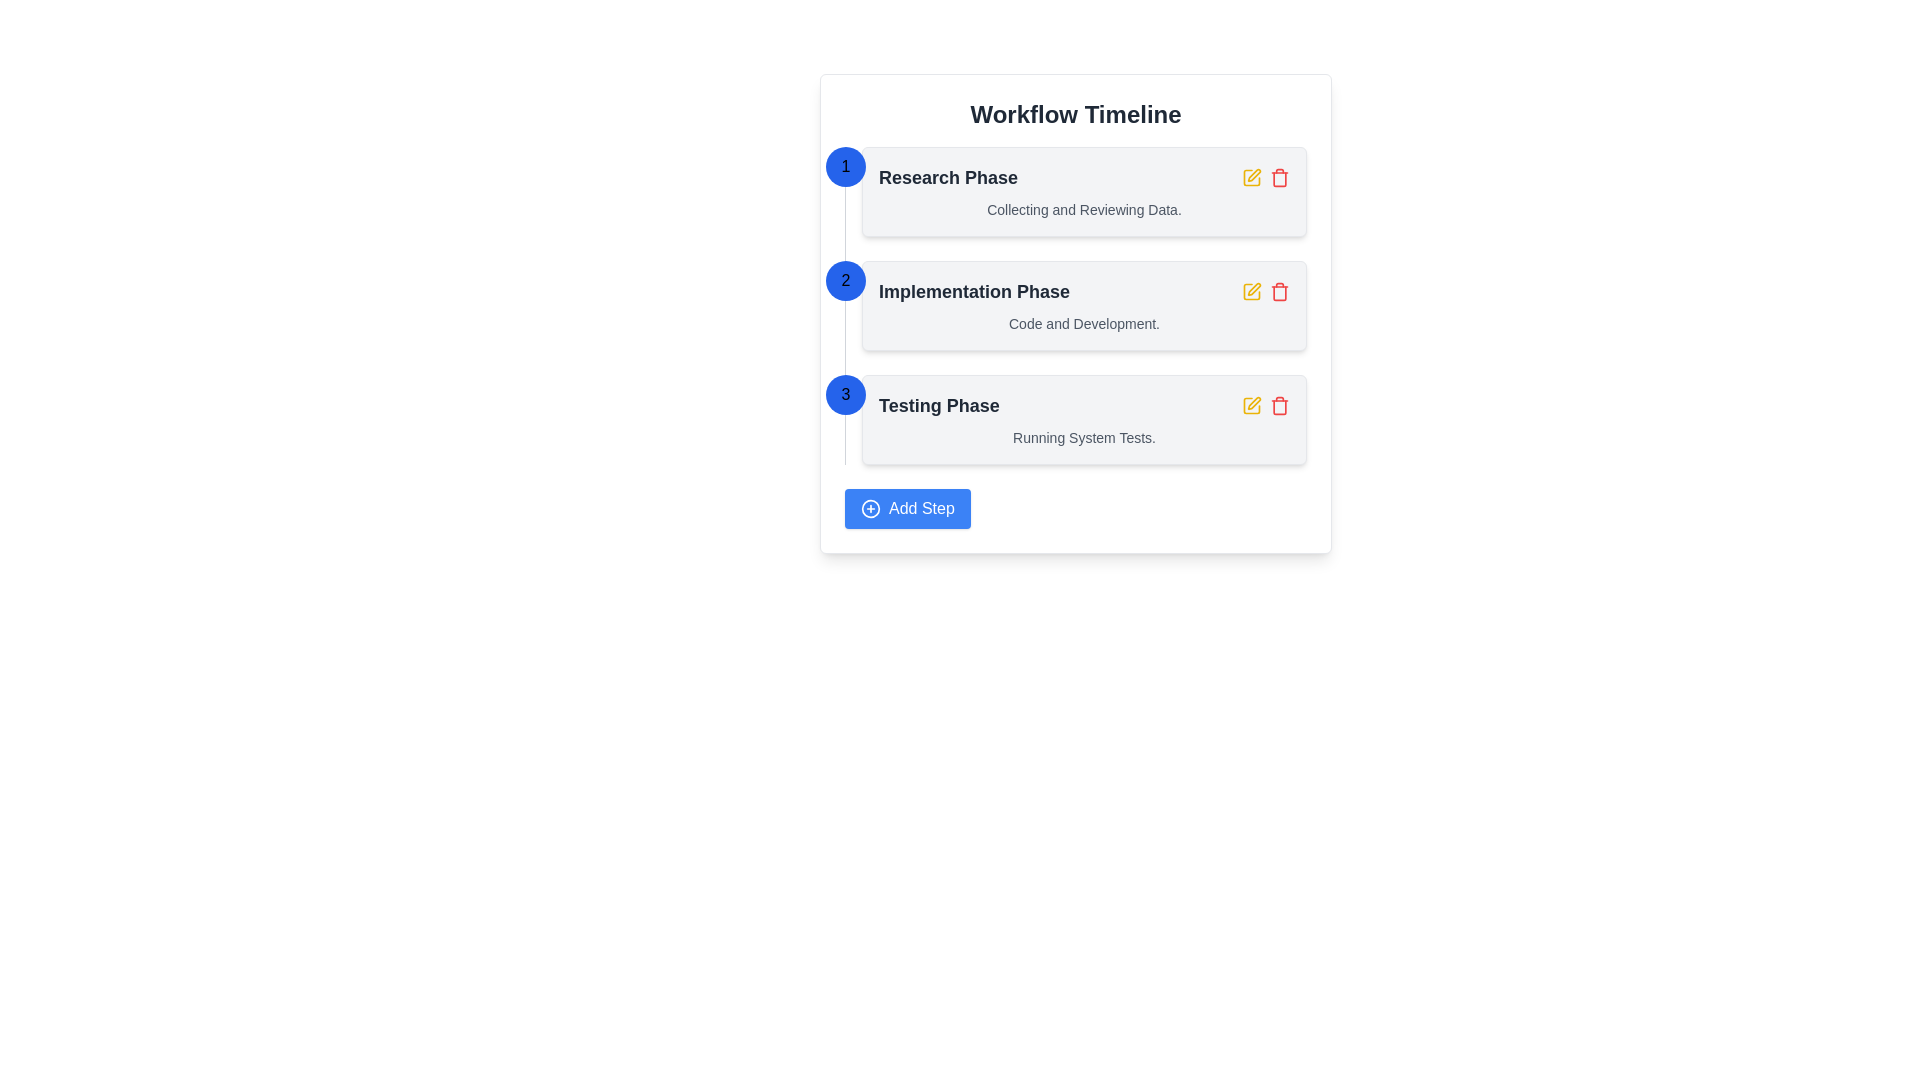 This screenshot has height=1080, width=1920. Describe the element at coordinates (1083, 209) in the screenshot. I see `the text label displaying 'Collecting and Reviewing Data' located below the 'Research Phase' title in the workflow timeline` at that location.